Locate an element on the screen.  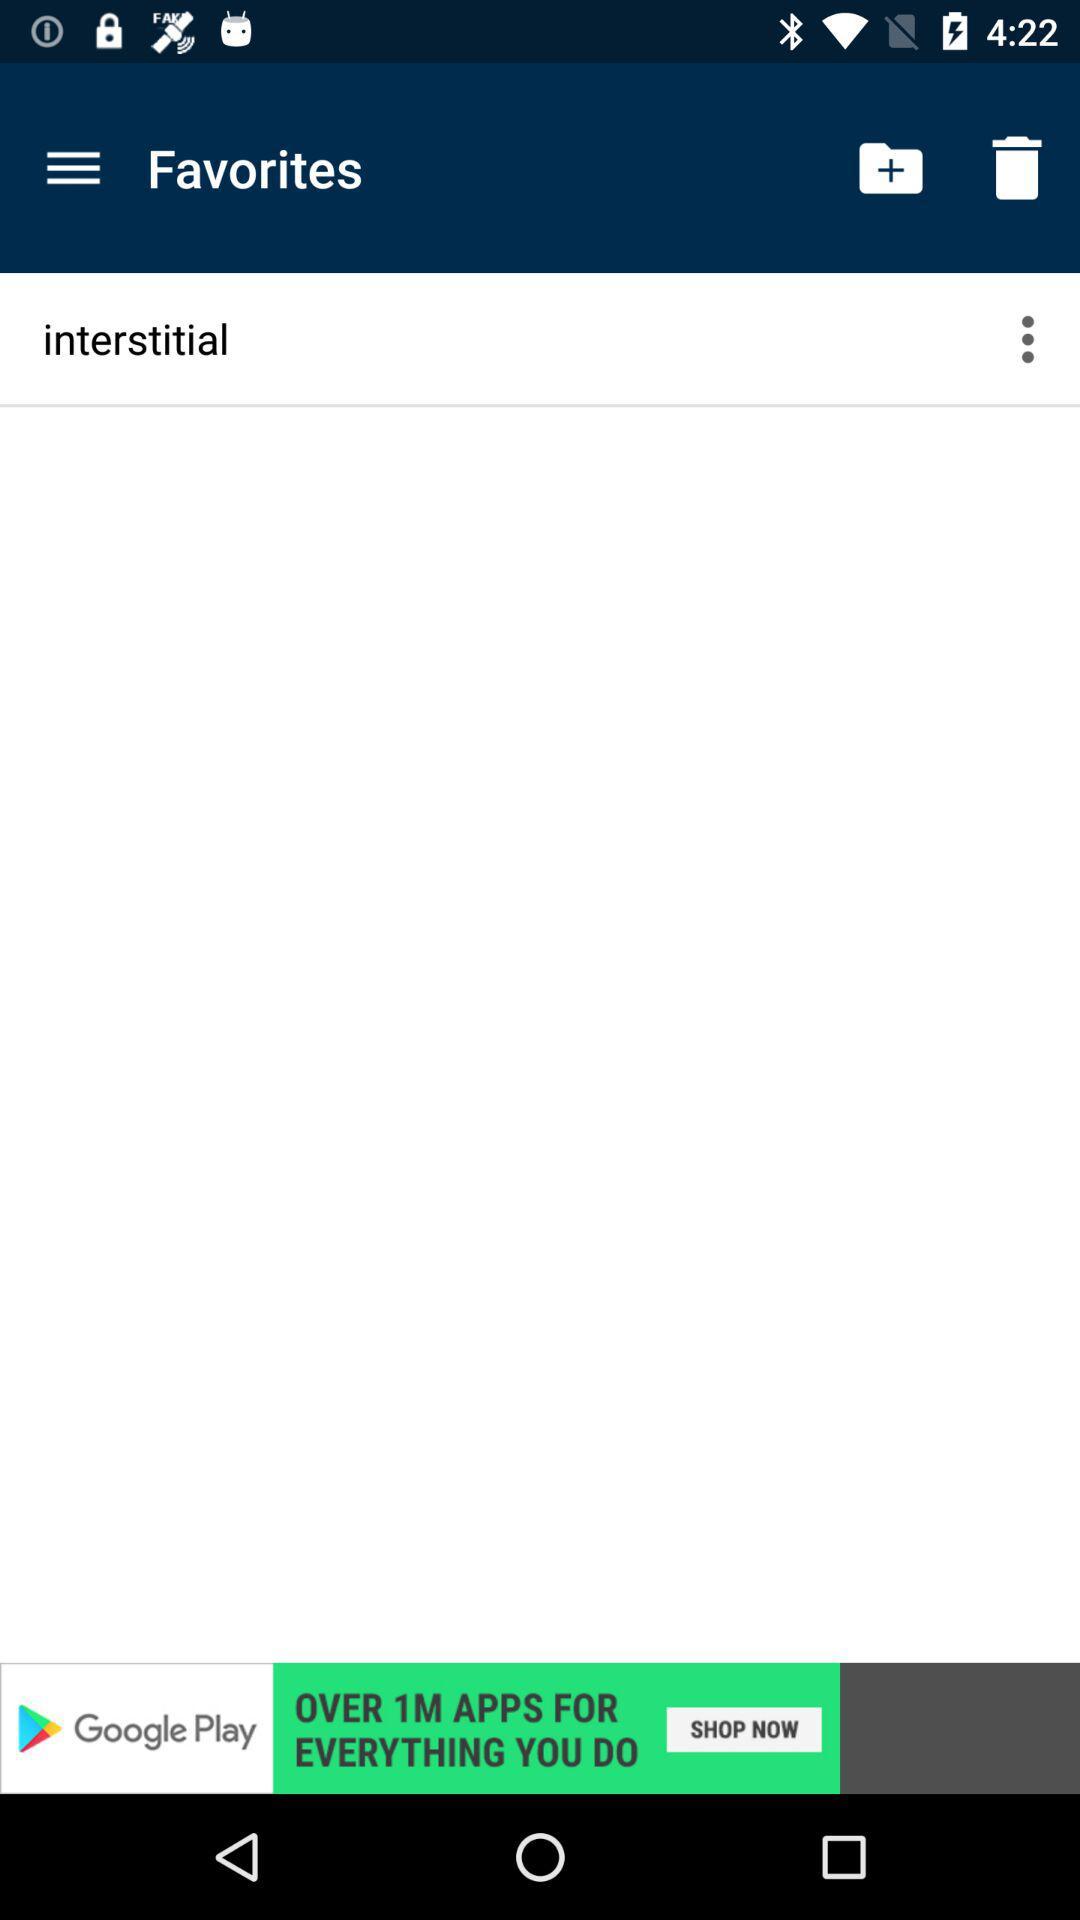
advertisement is located at coordinates (540, 1727).